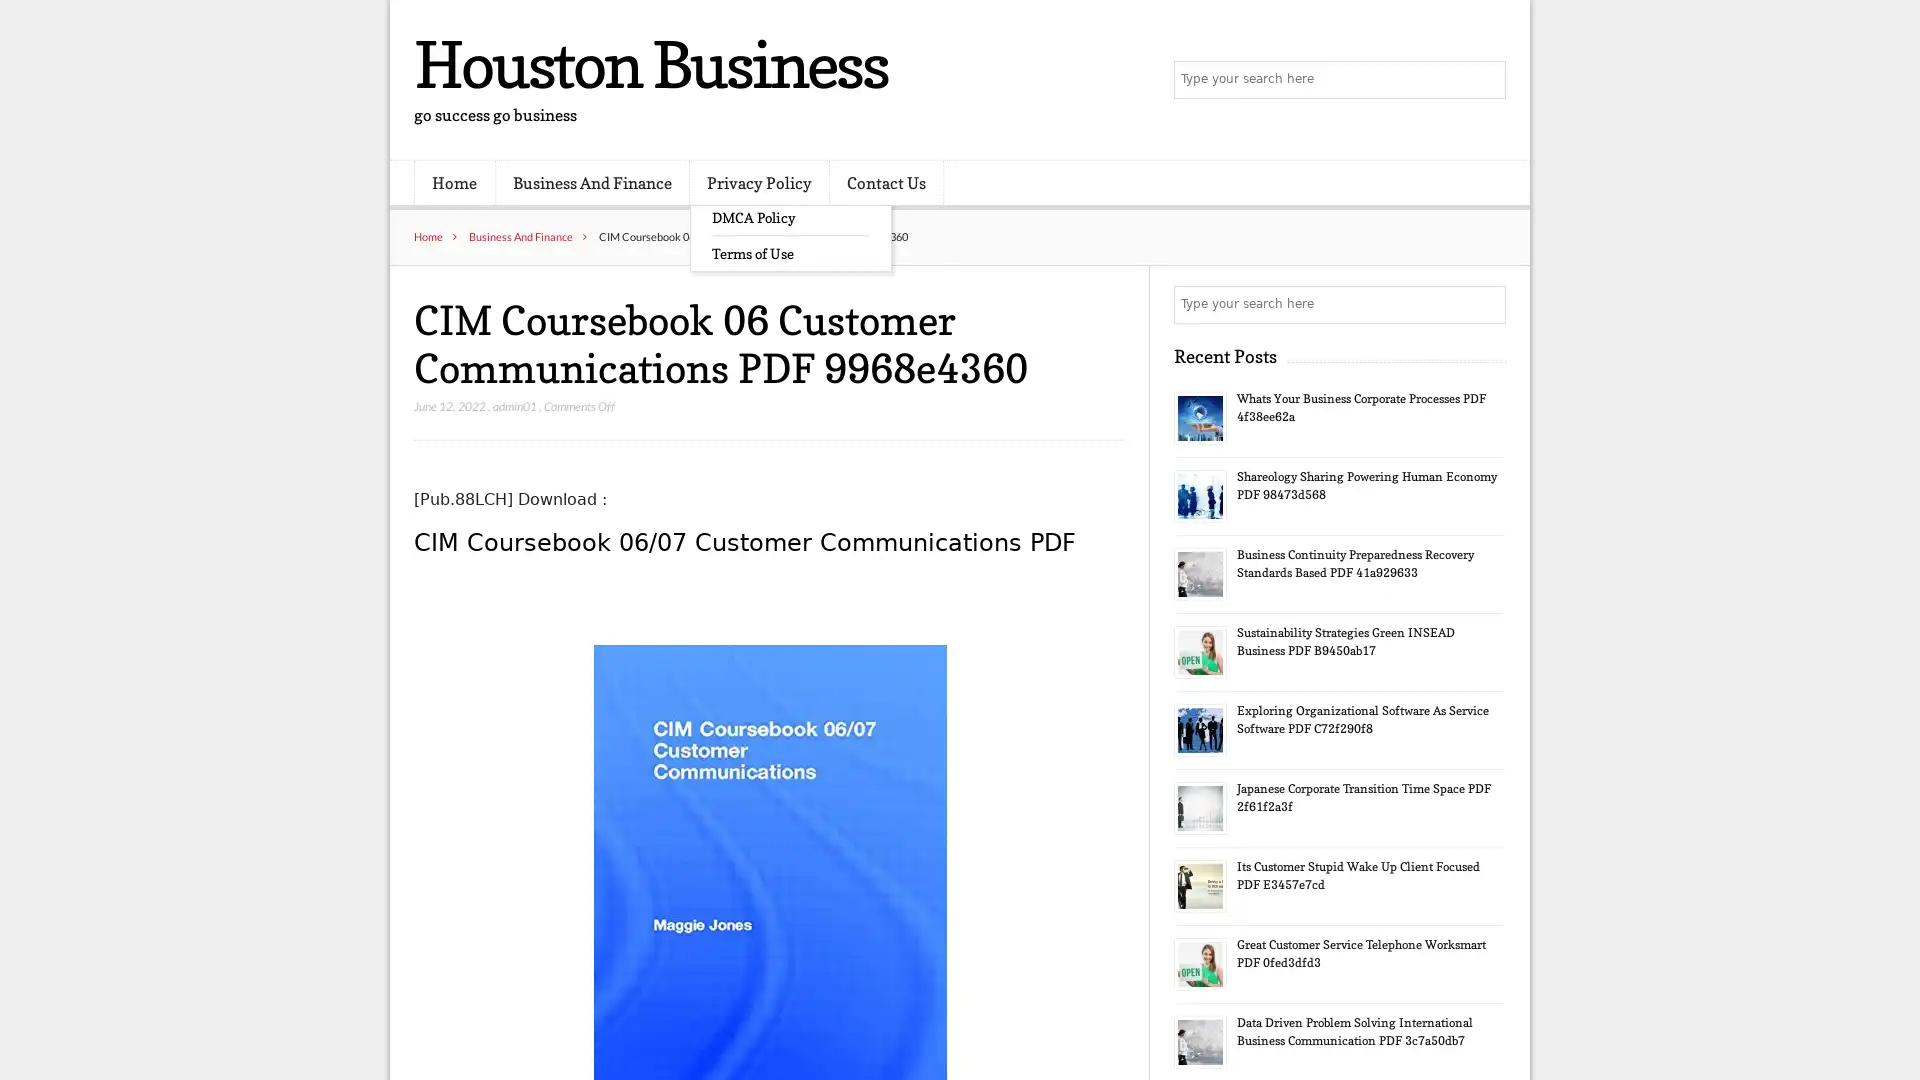  What do you see at coordinates (1485, 304) in the screenshot?
I see `Search` at bounding box center [1485, 304].